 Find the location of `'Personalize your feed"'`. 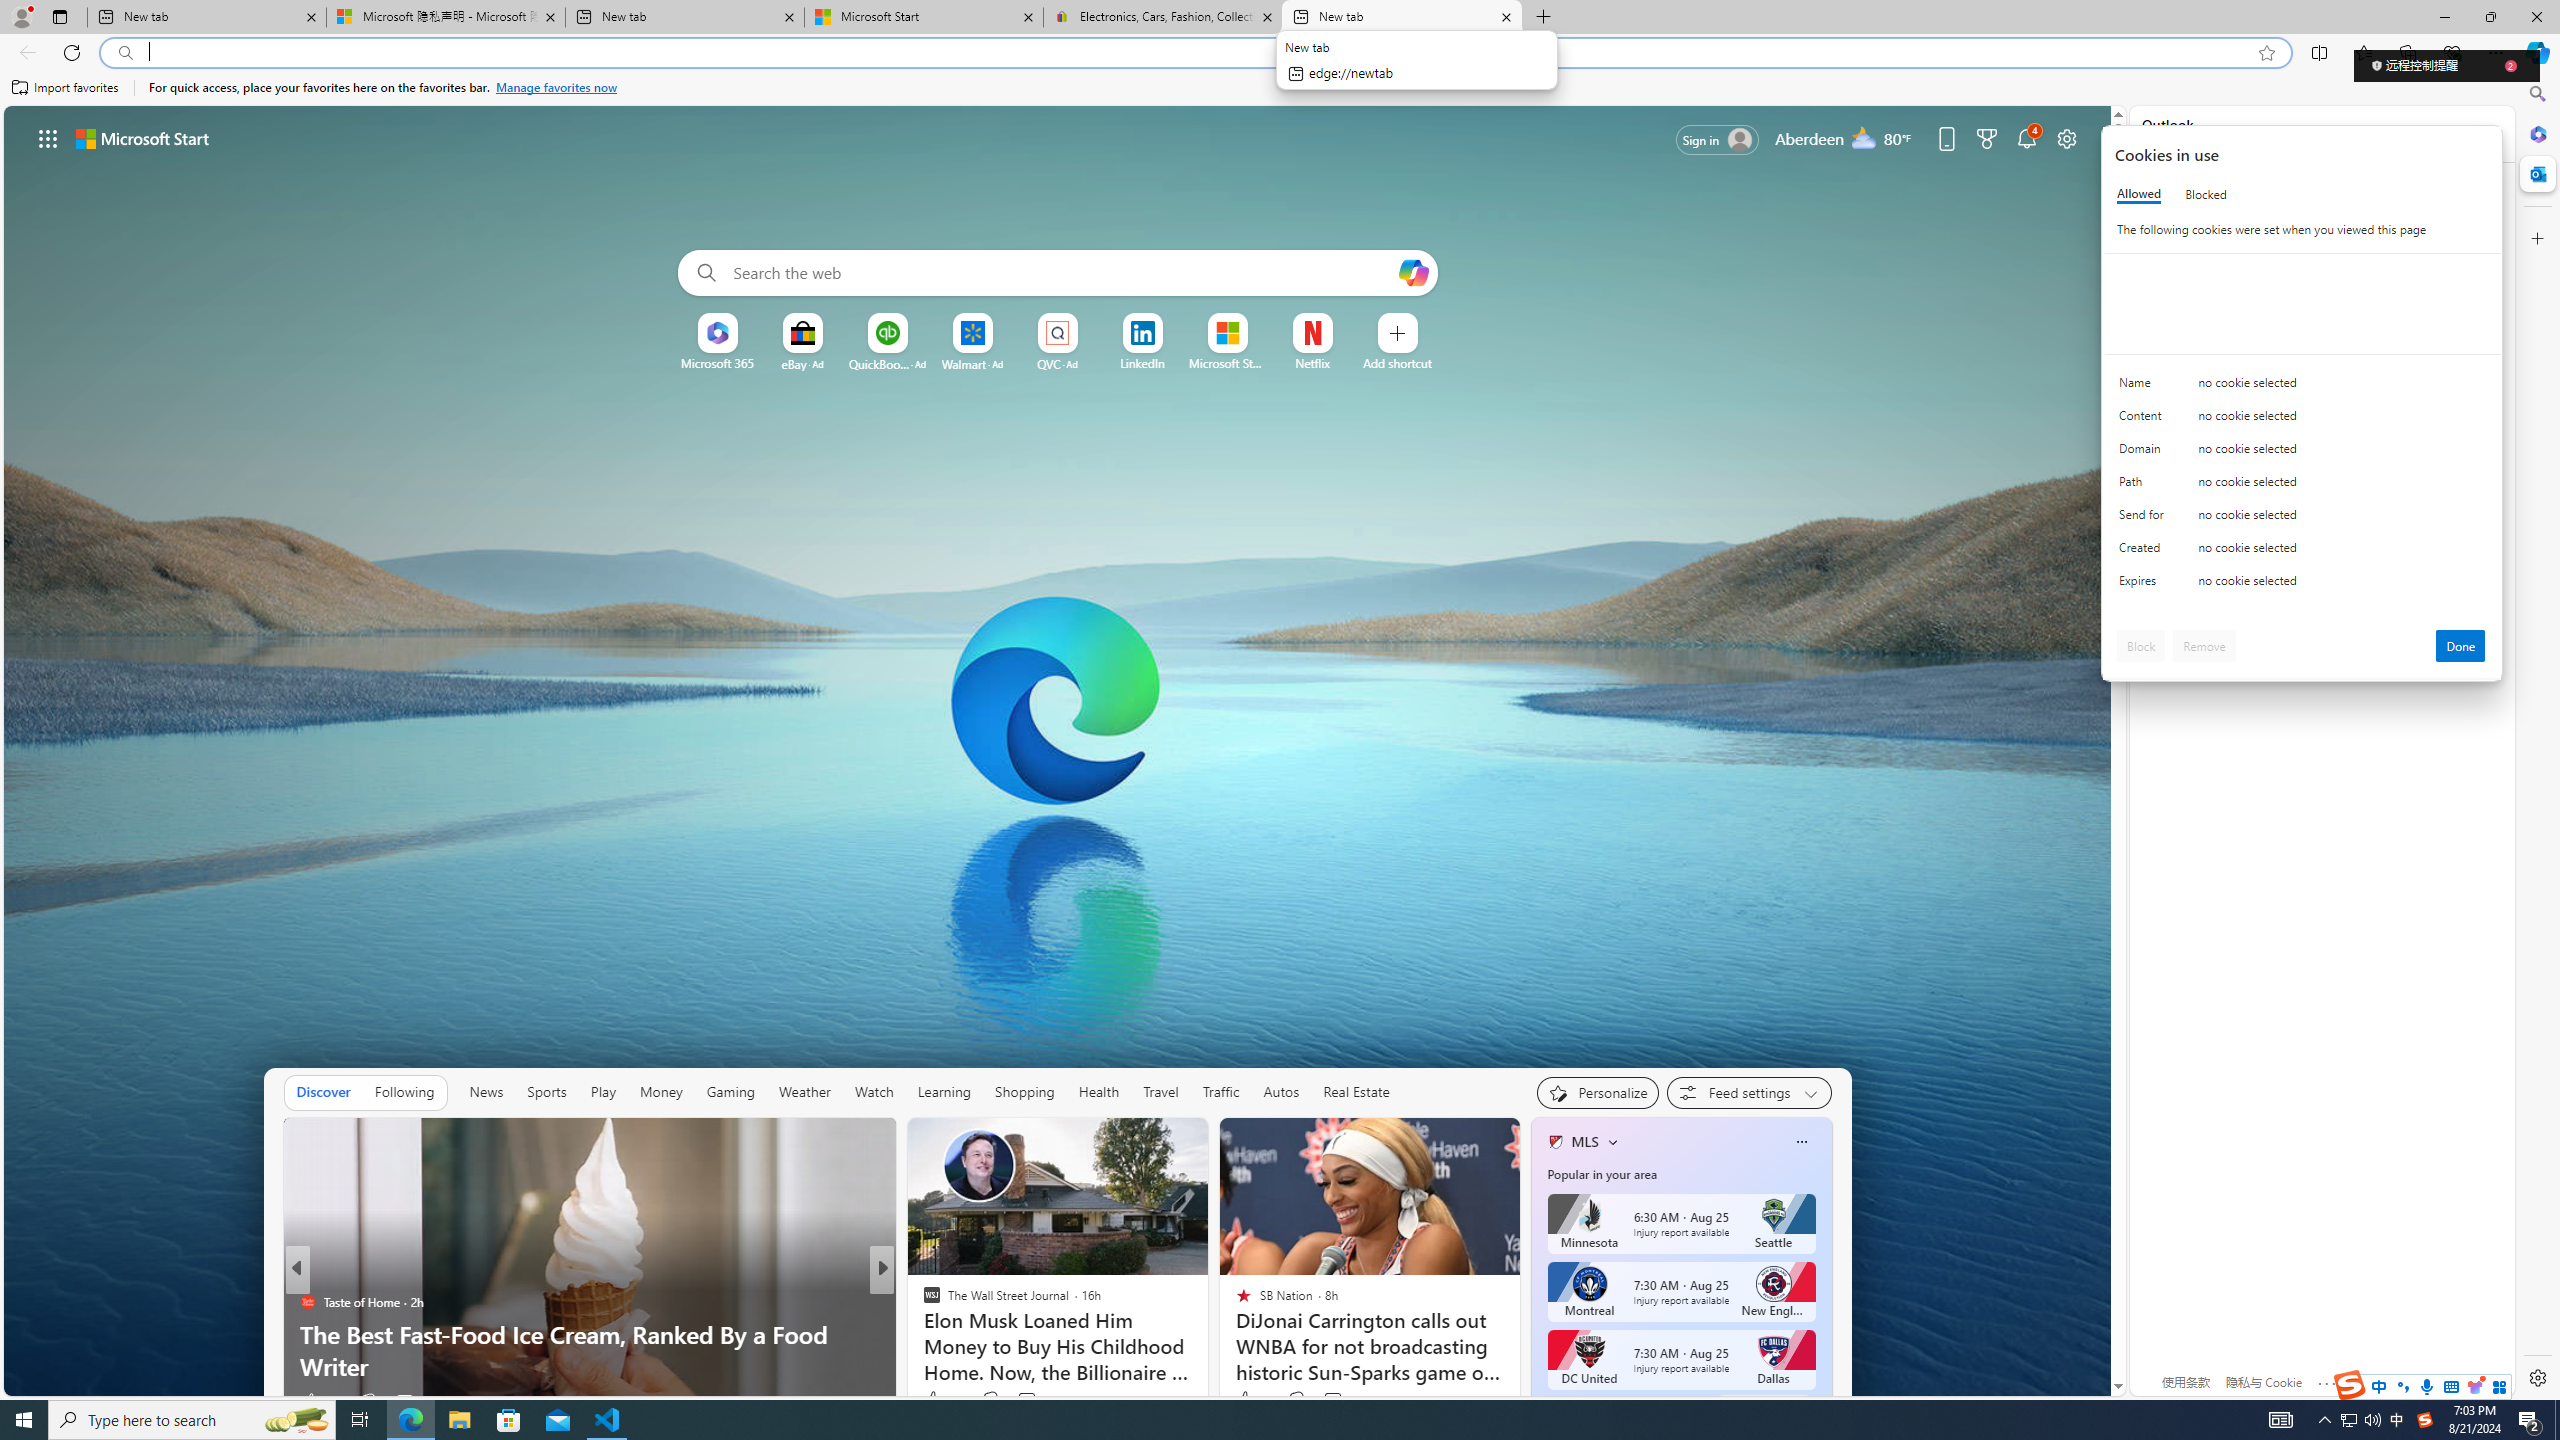

'Personalize your feed"' is located at coordinates (1597, 1091).